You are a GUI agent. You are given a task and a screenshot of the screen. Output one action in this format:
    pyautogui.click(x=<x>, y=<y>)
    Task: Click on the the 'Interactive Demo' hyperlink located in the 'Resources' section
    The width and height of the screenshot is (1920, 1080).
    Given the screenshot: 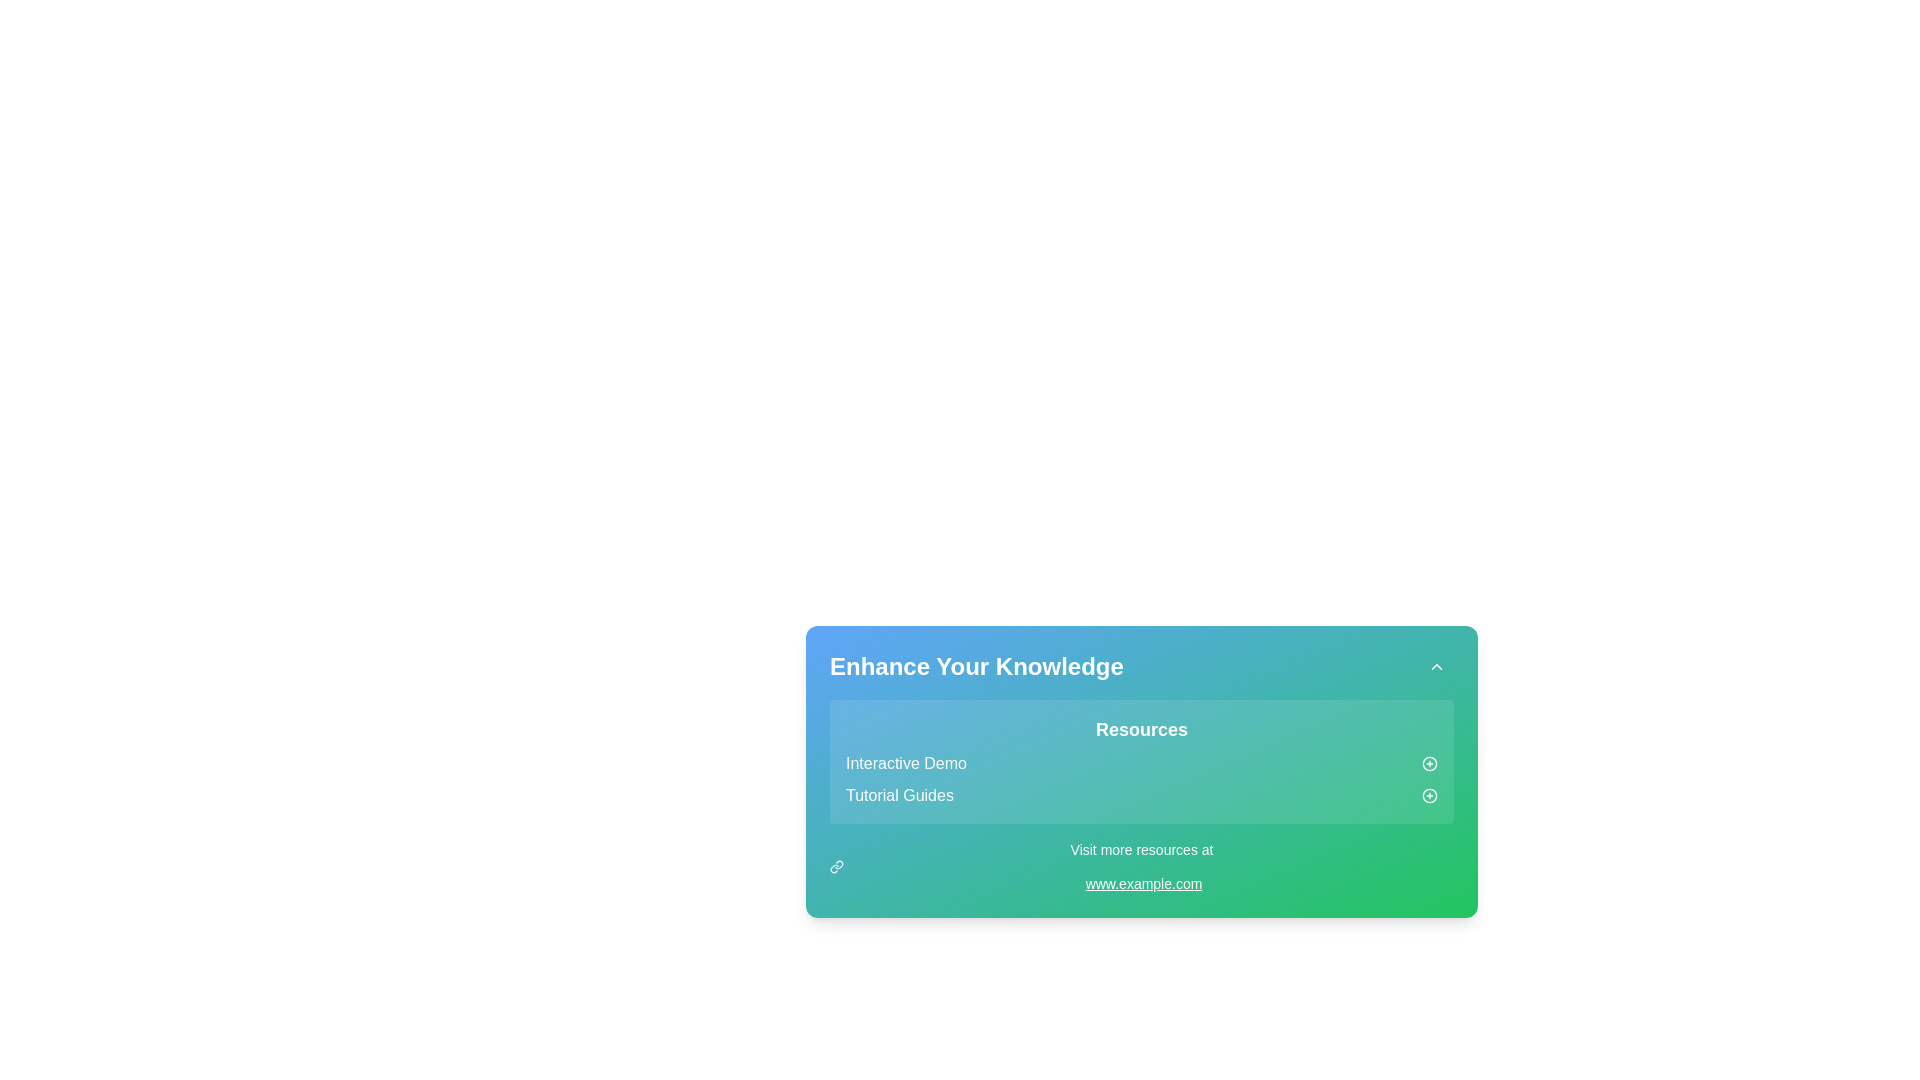 What is the action you would take?
    pyautogui.click(x=905, y=763)
    